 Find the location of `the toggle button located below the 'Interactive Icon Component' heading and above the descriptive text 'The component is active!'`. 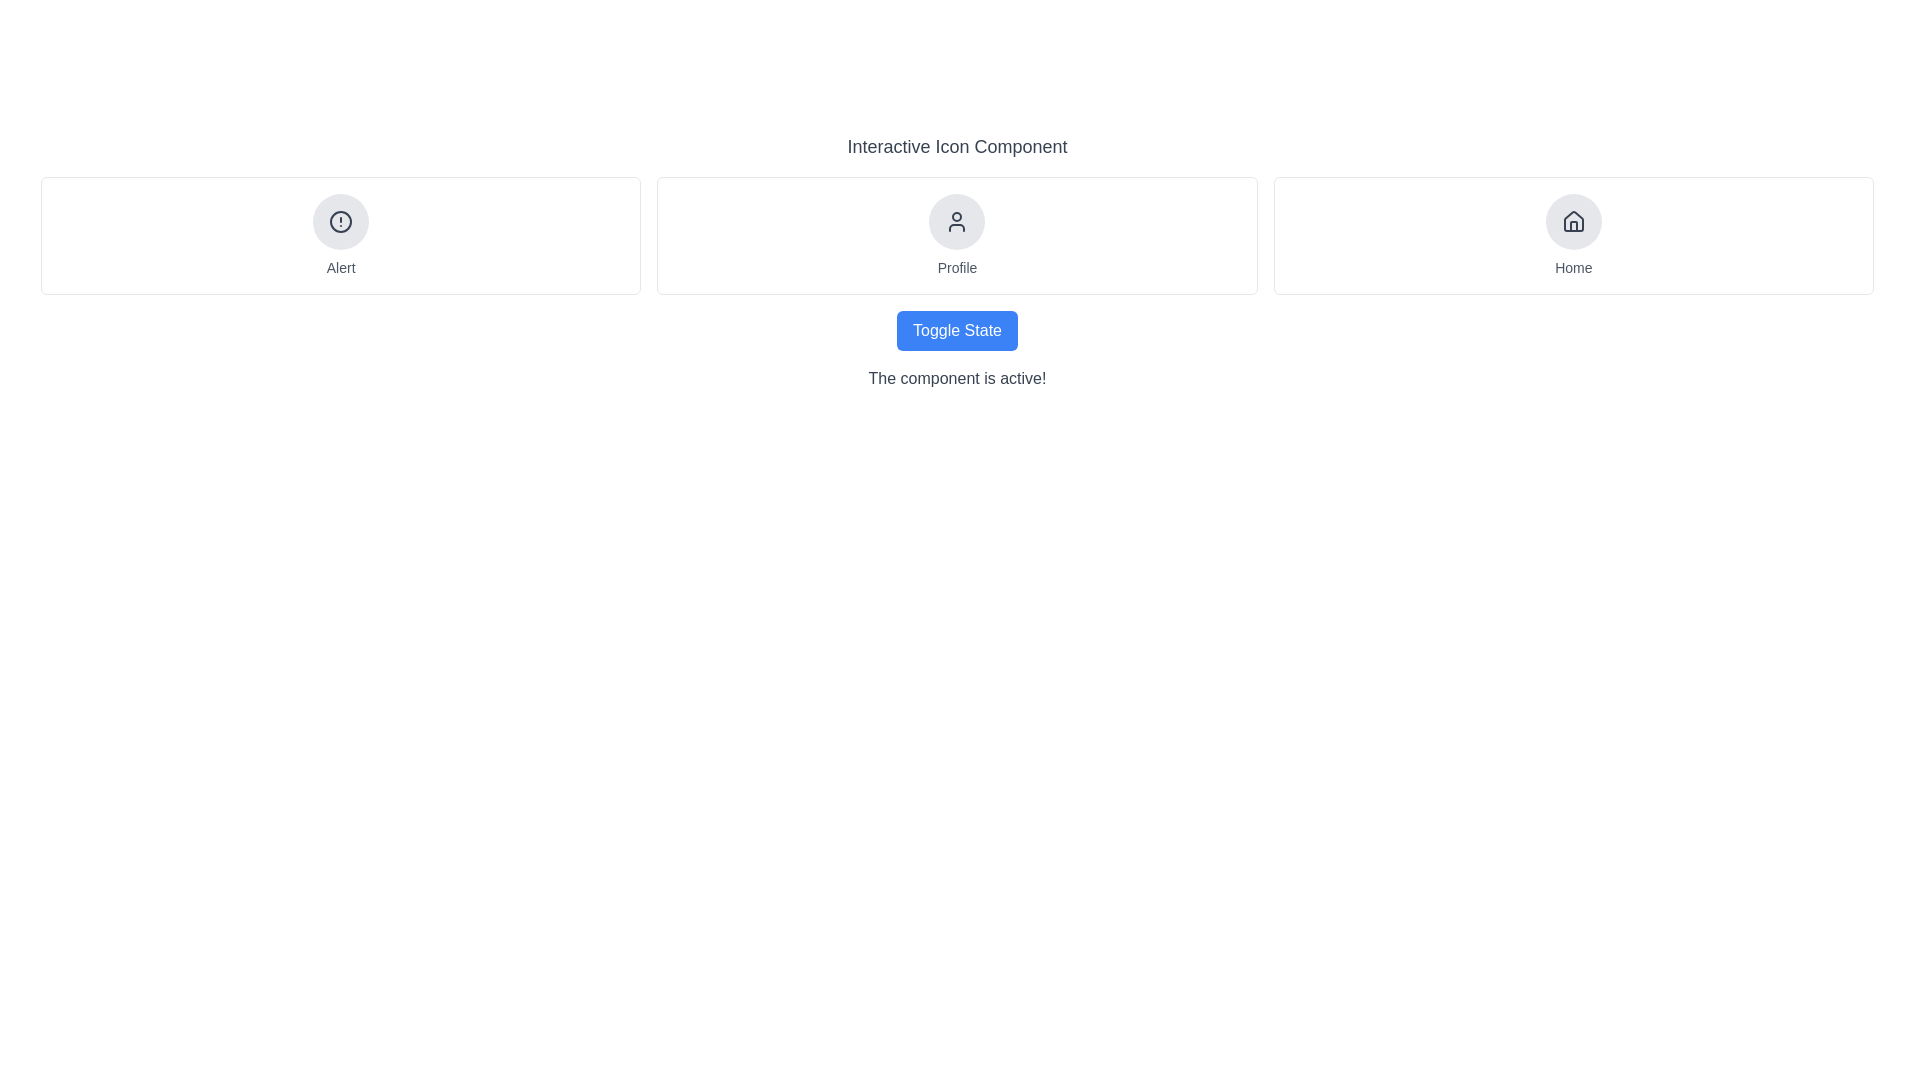

the toggle button located below the 'Interactive Icon Component' heading and above the descriptive text 'The component is active!' is located at coordinates (956, 330).